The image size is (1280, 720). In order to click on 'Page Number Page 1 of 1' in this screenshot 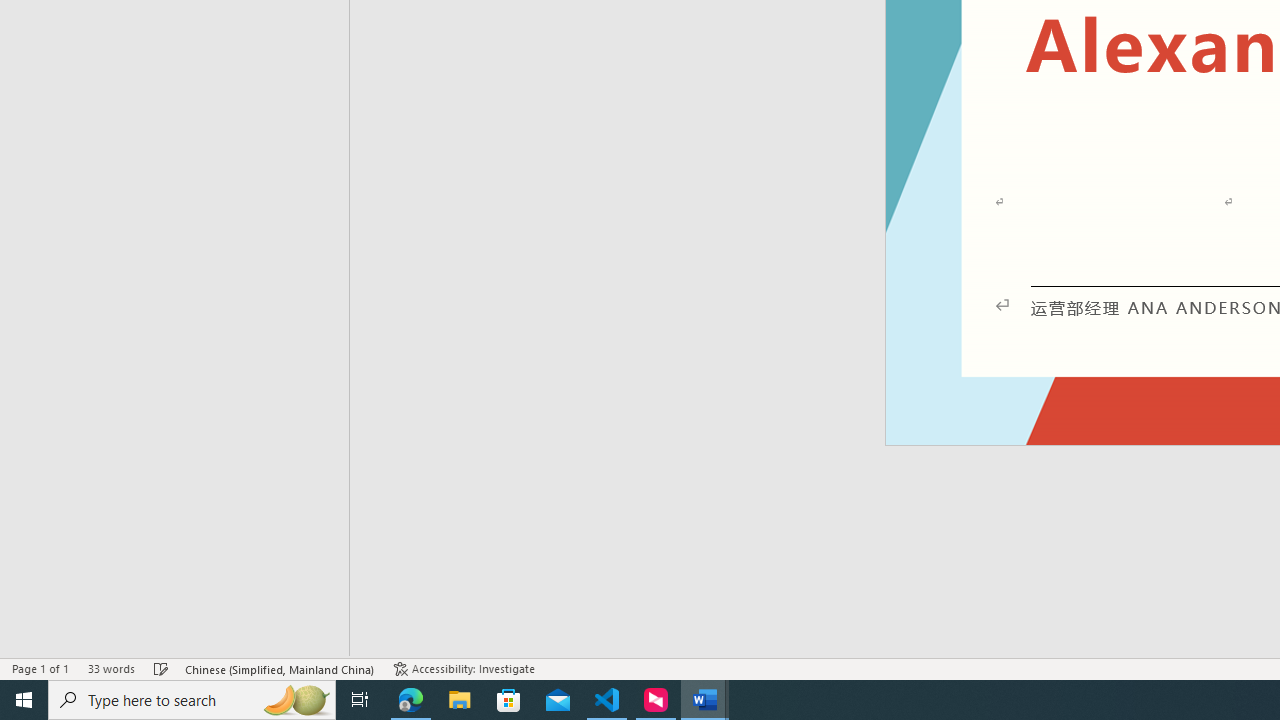, I will do `click(40, 669)`.